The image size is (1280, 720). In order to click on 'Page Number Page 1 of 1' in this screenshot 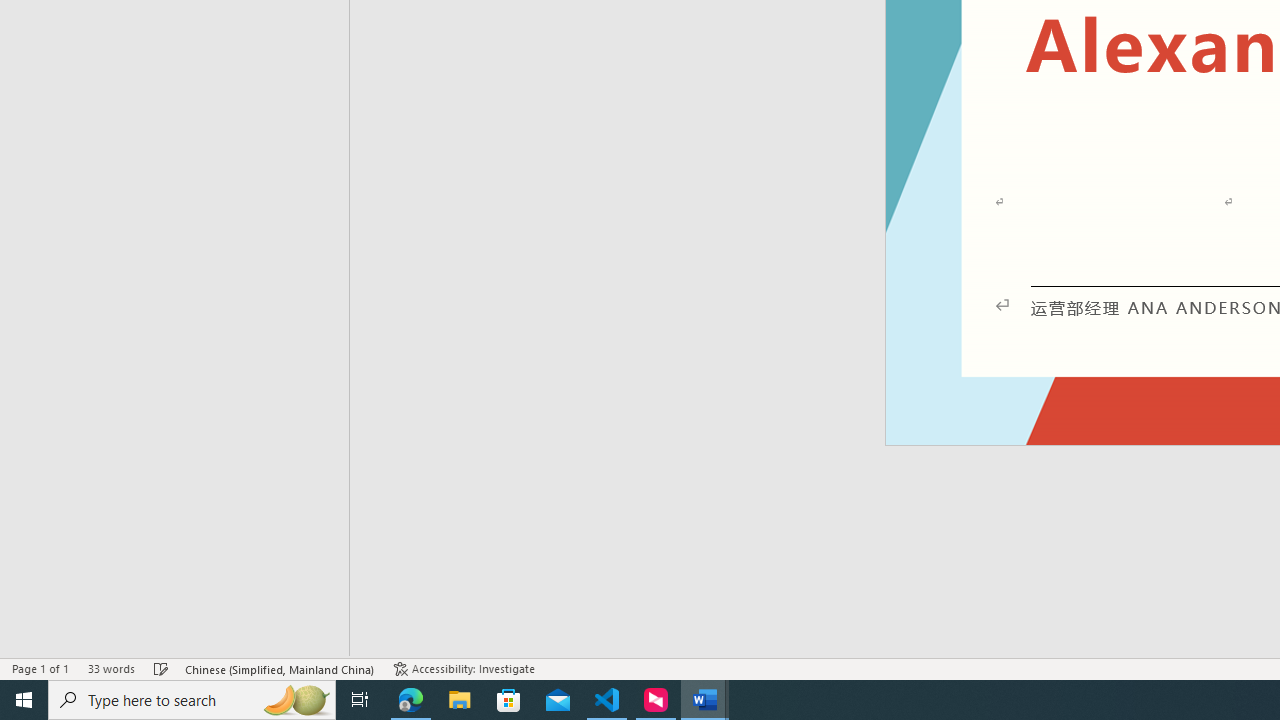, I will do `click(40, 669)`.